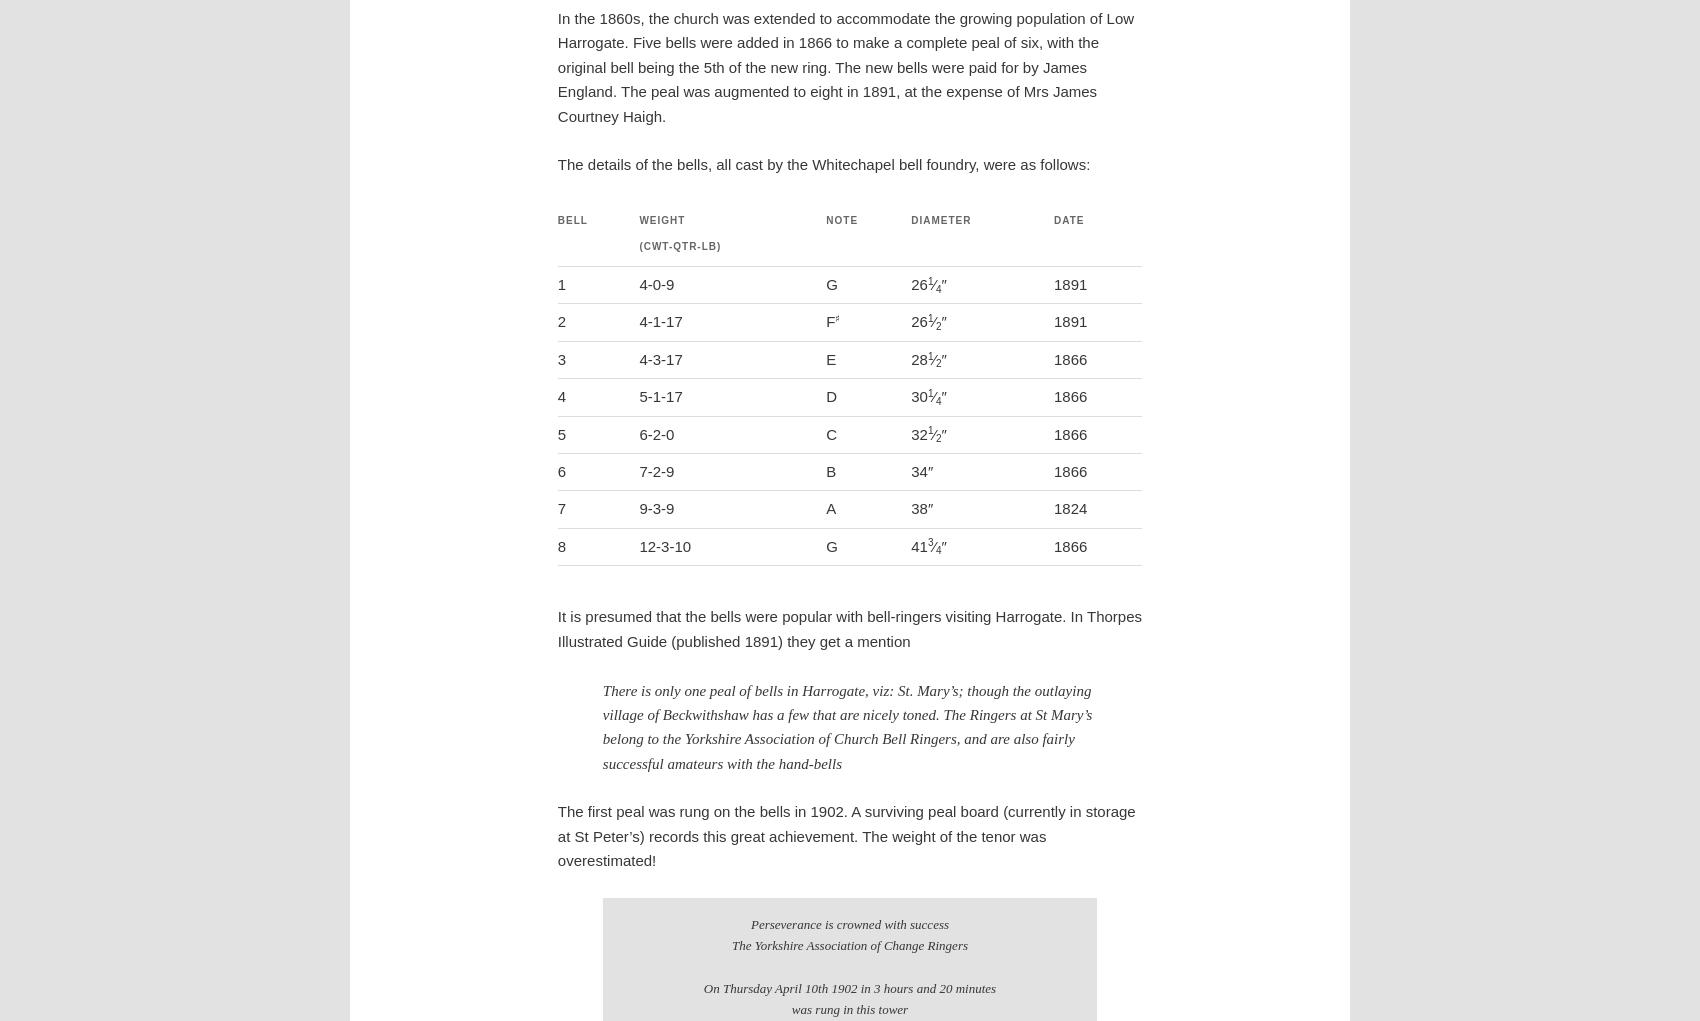  What do you see at coordinates (660, 320) in the screenshot?
I see `'4-1-17'` at bounding box center [660, 320].